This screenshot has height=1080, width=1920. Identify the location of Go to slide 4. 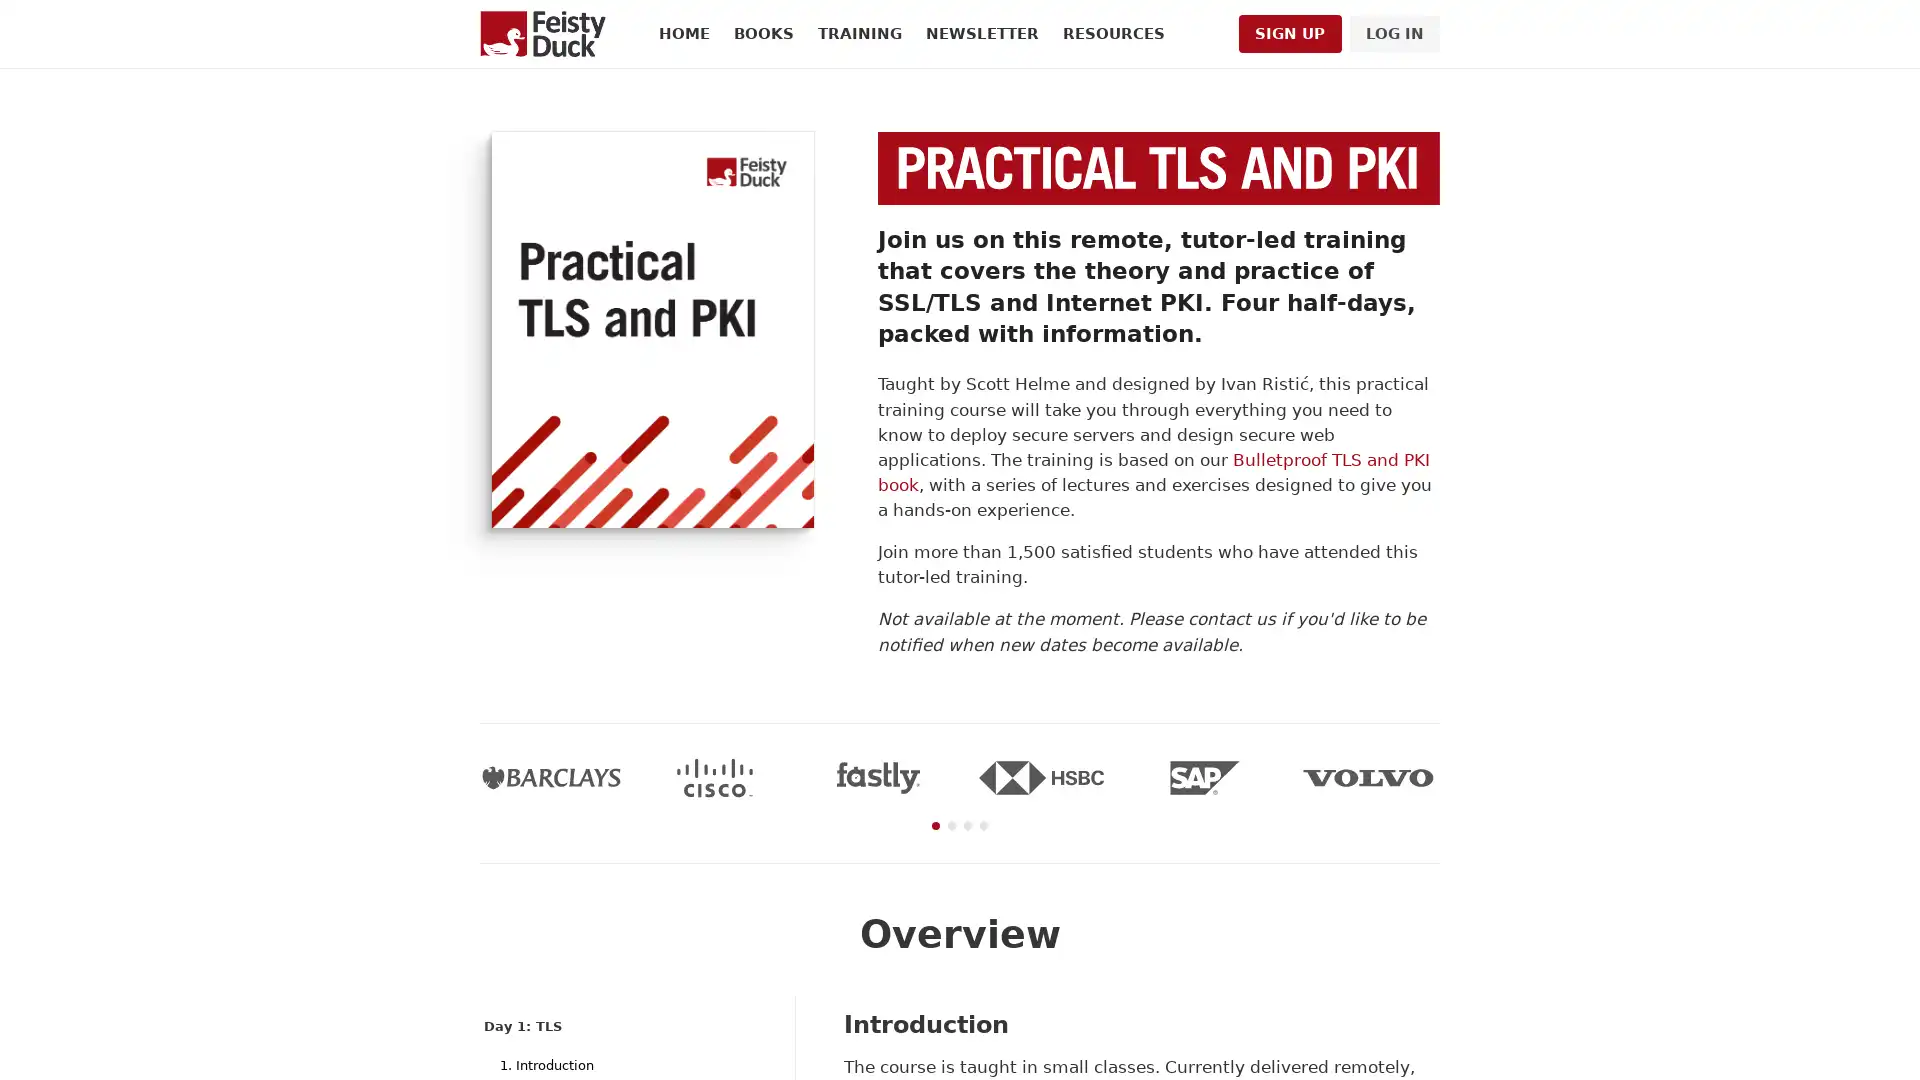
(983, 825).